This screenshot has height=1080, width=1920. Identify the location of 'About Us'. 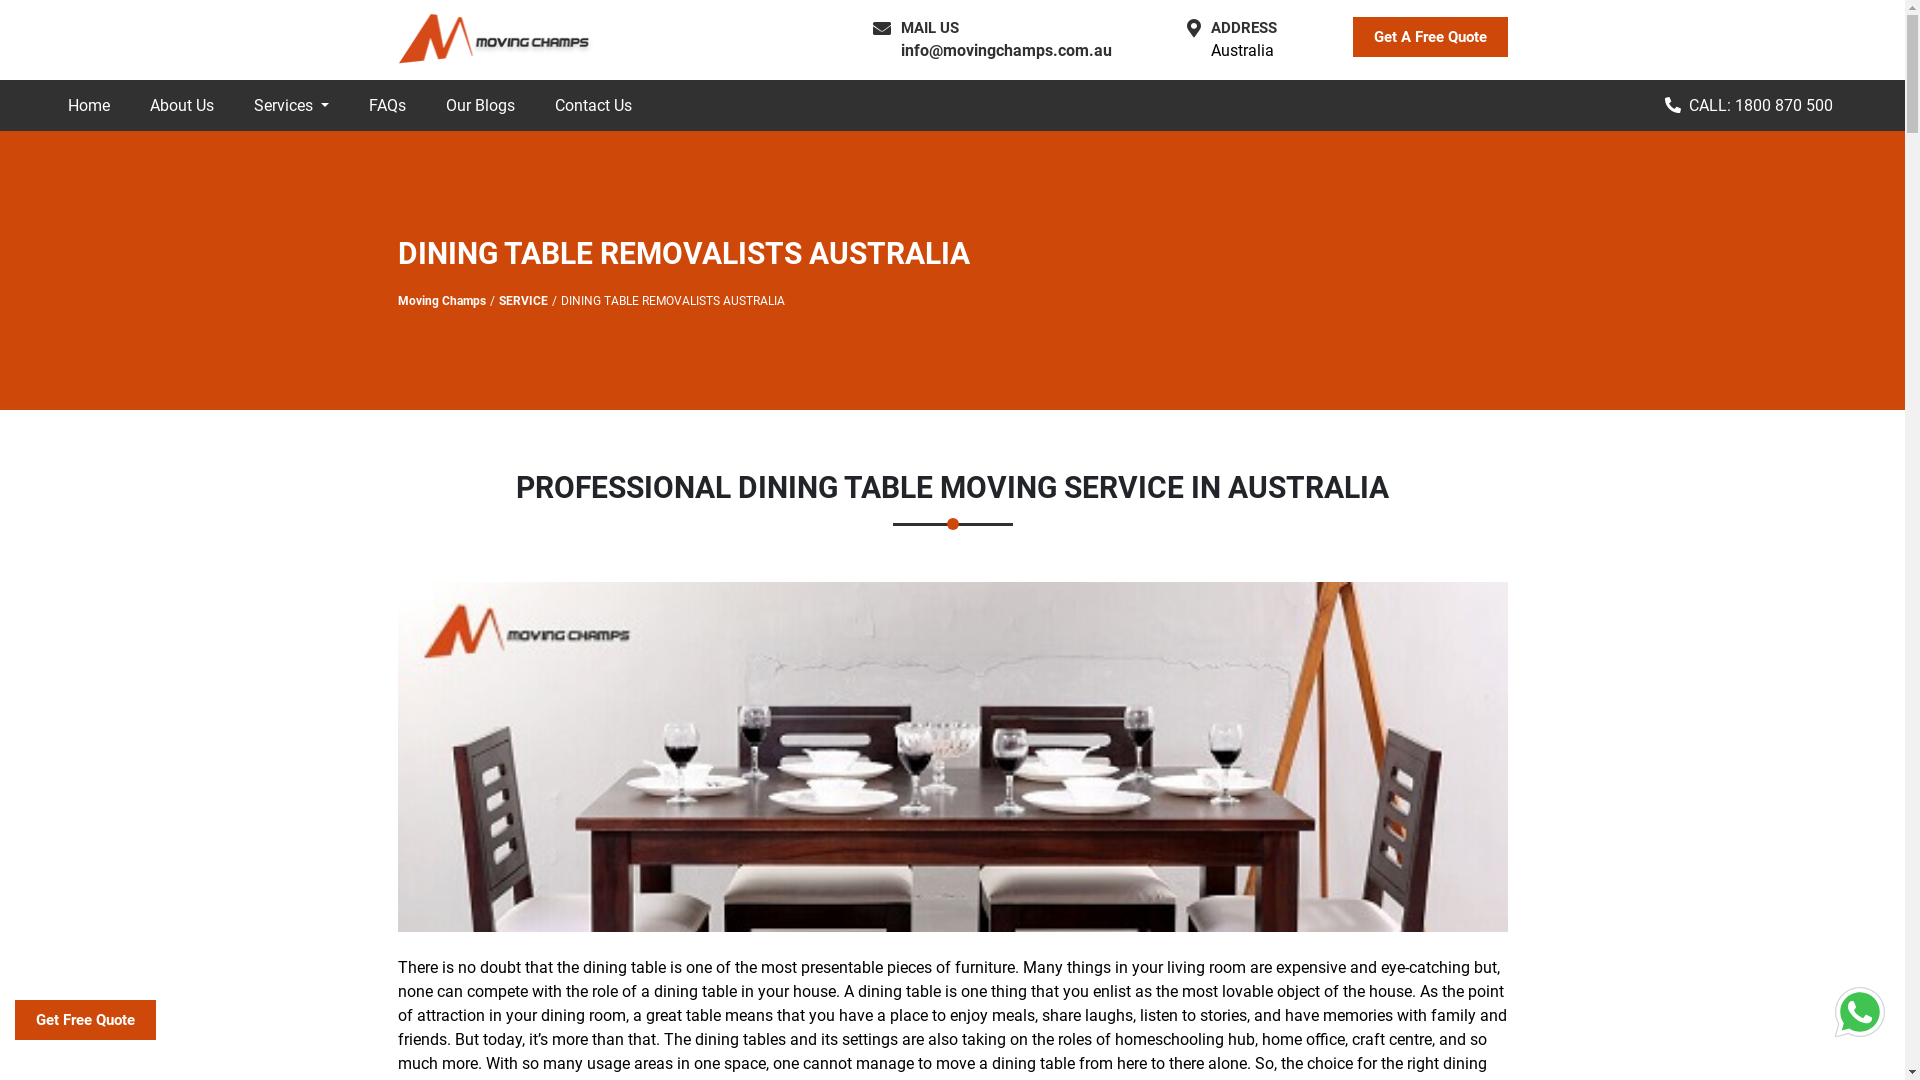
(182, 105).